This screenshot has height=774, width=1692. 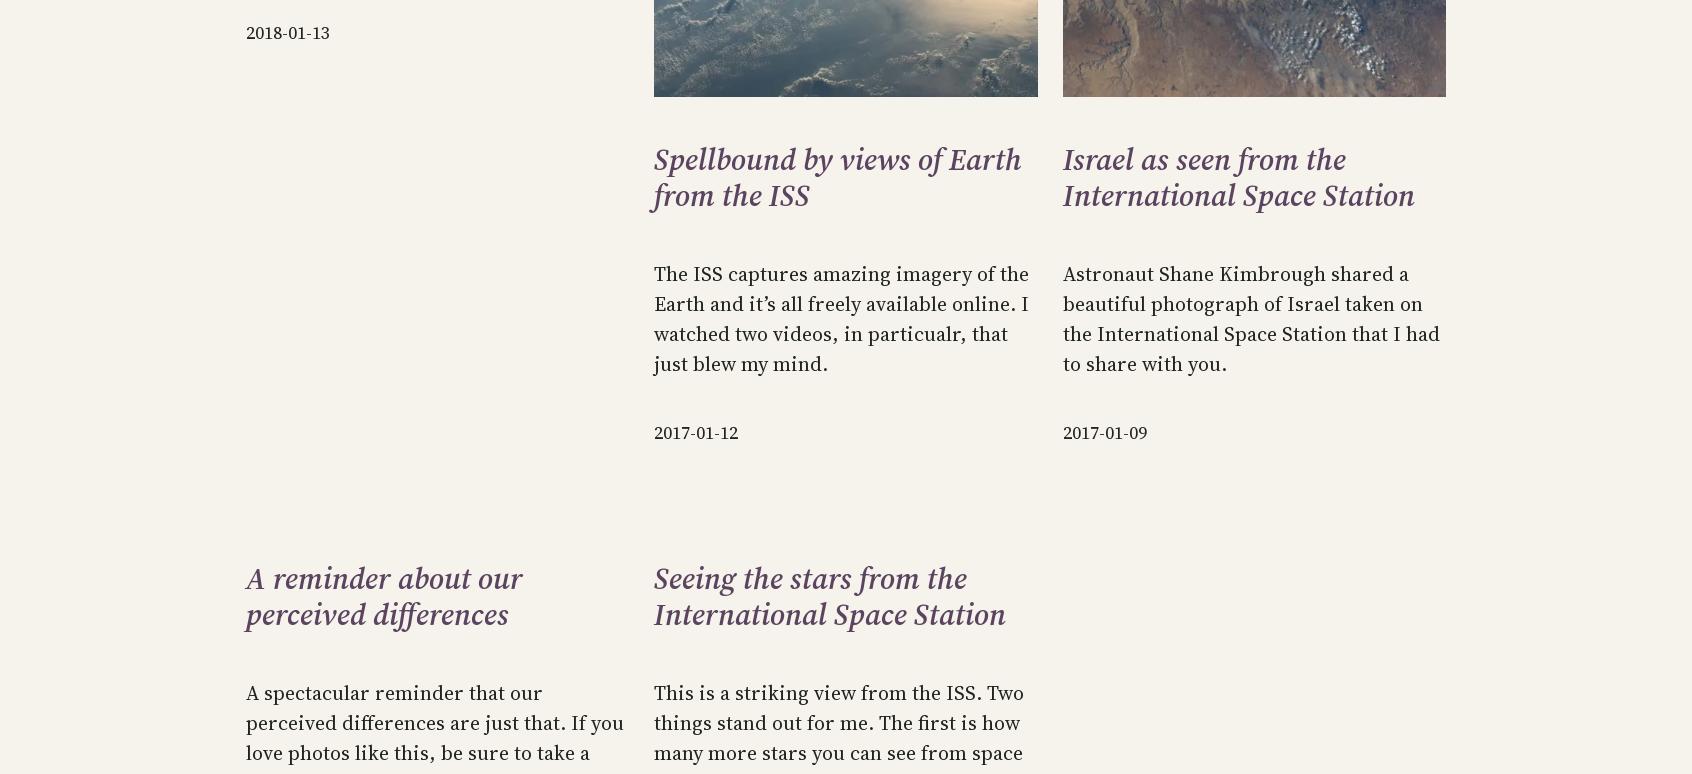 I want to click on '2017-01-12', so click(x=695, y=431).